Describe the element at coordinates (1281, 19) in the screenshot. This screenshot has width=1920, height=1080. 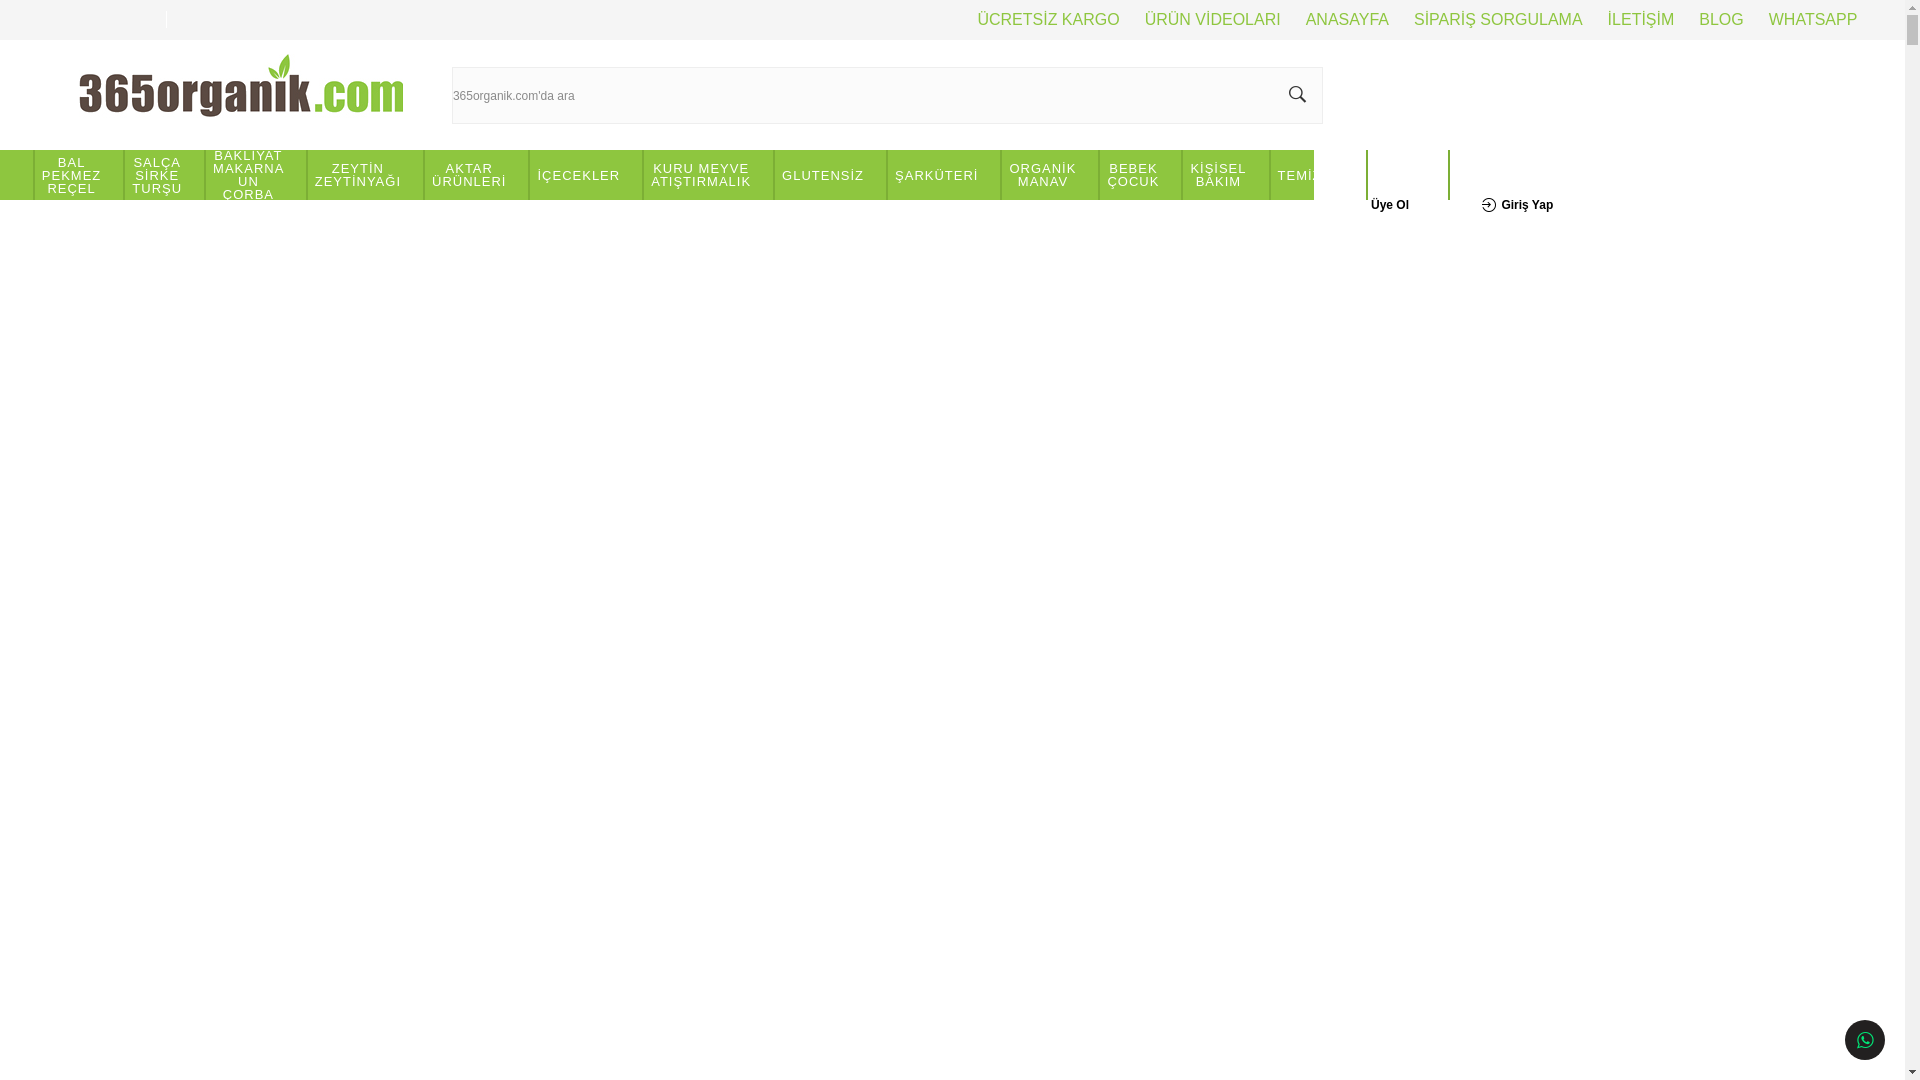
I see `'ANASAYFA'` at that location.